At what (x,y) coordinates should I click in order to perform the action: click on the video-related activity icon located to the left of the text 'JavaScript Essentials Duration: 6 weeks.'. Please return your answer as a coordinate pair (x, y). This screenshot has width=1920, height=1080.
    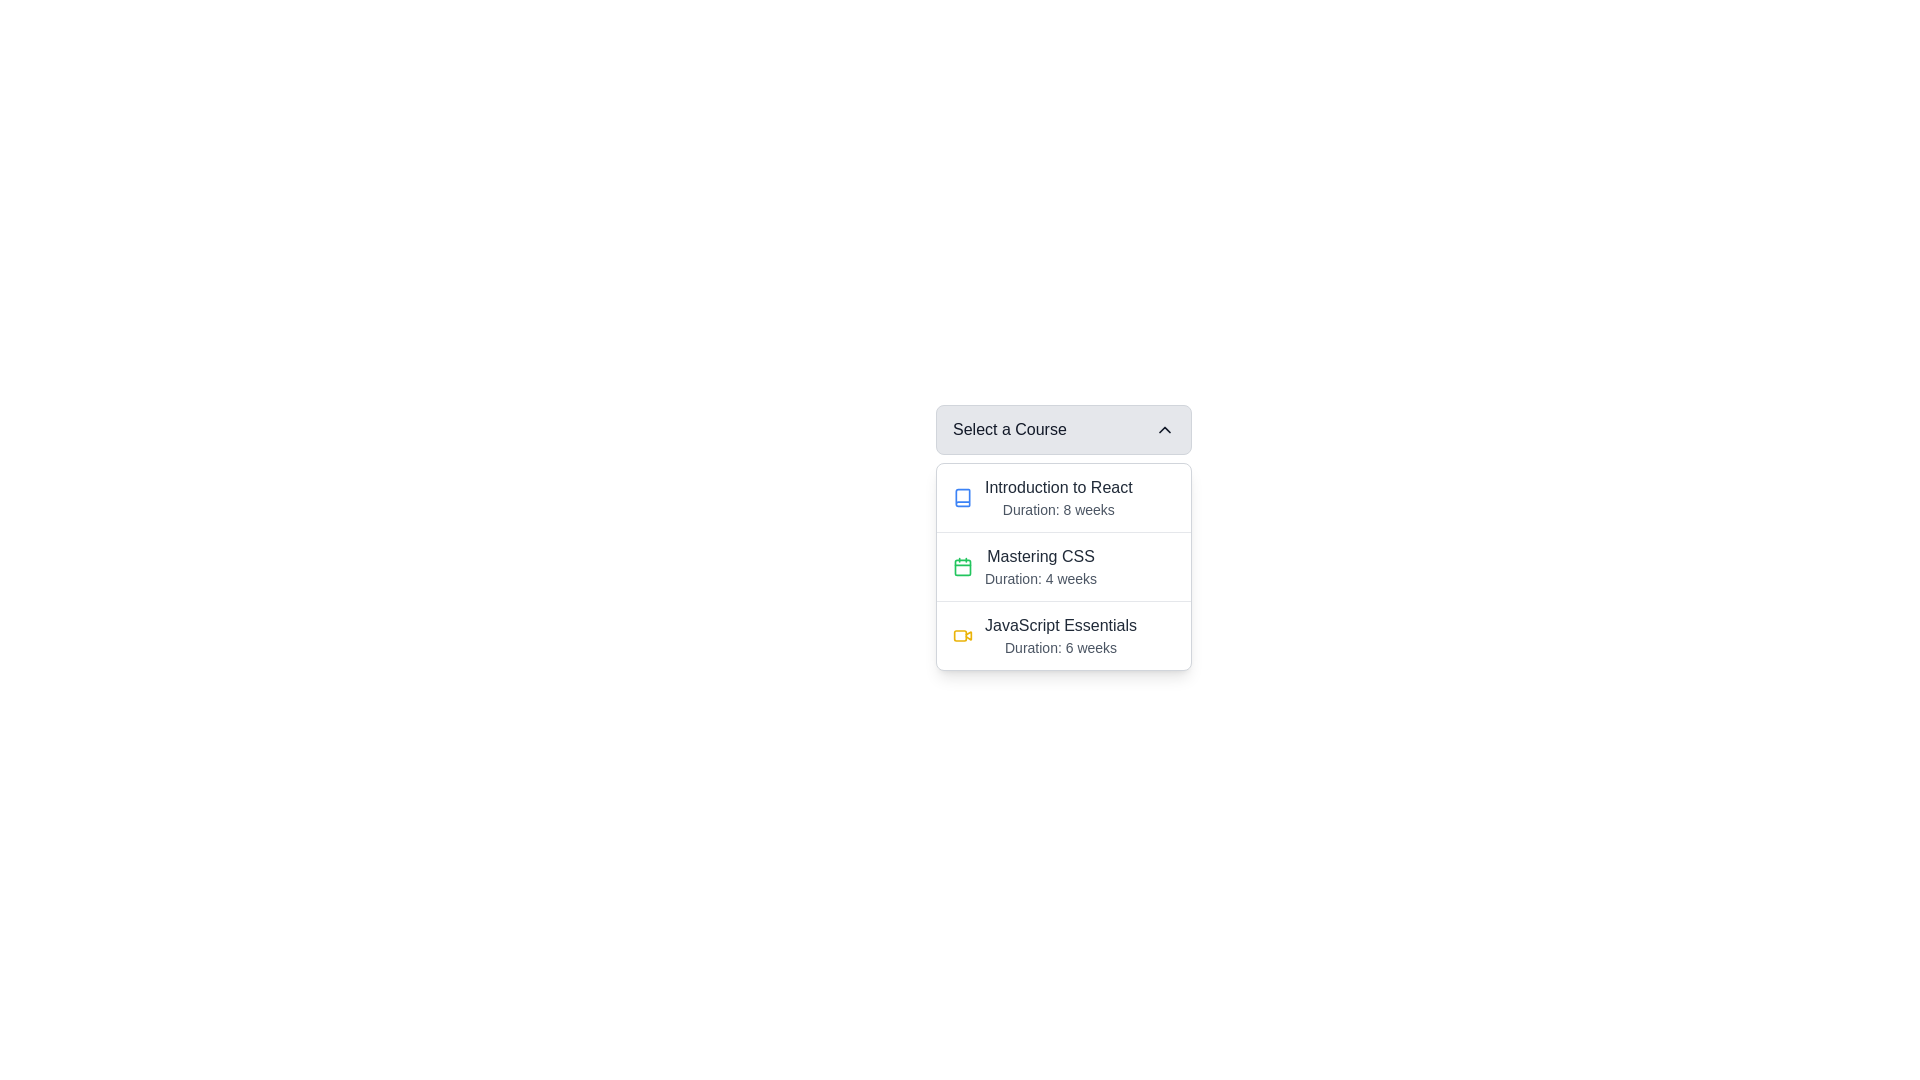
    Looking at the image, I should click on (963, 636).